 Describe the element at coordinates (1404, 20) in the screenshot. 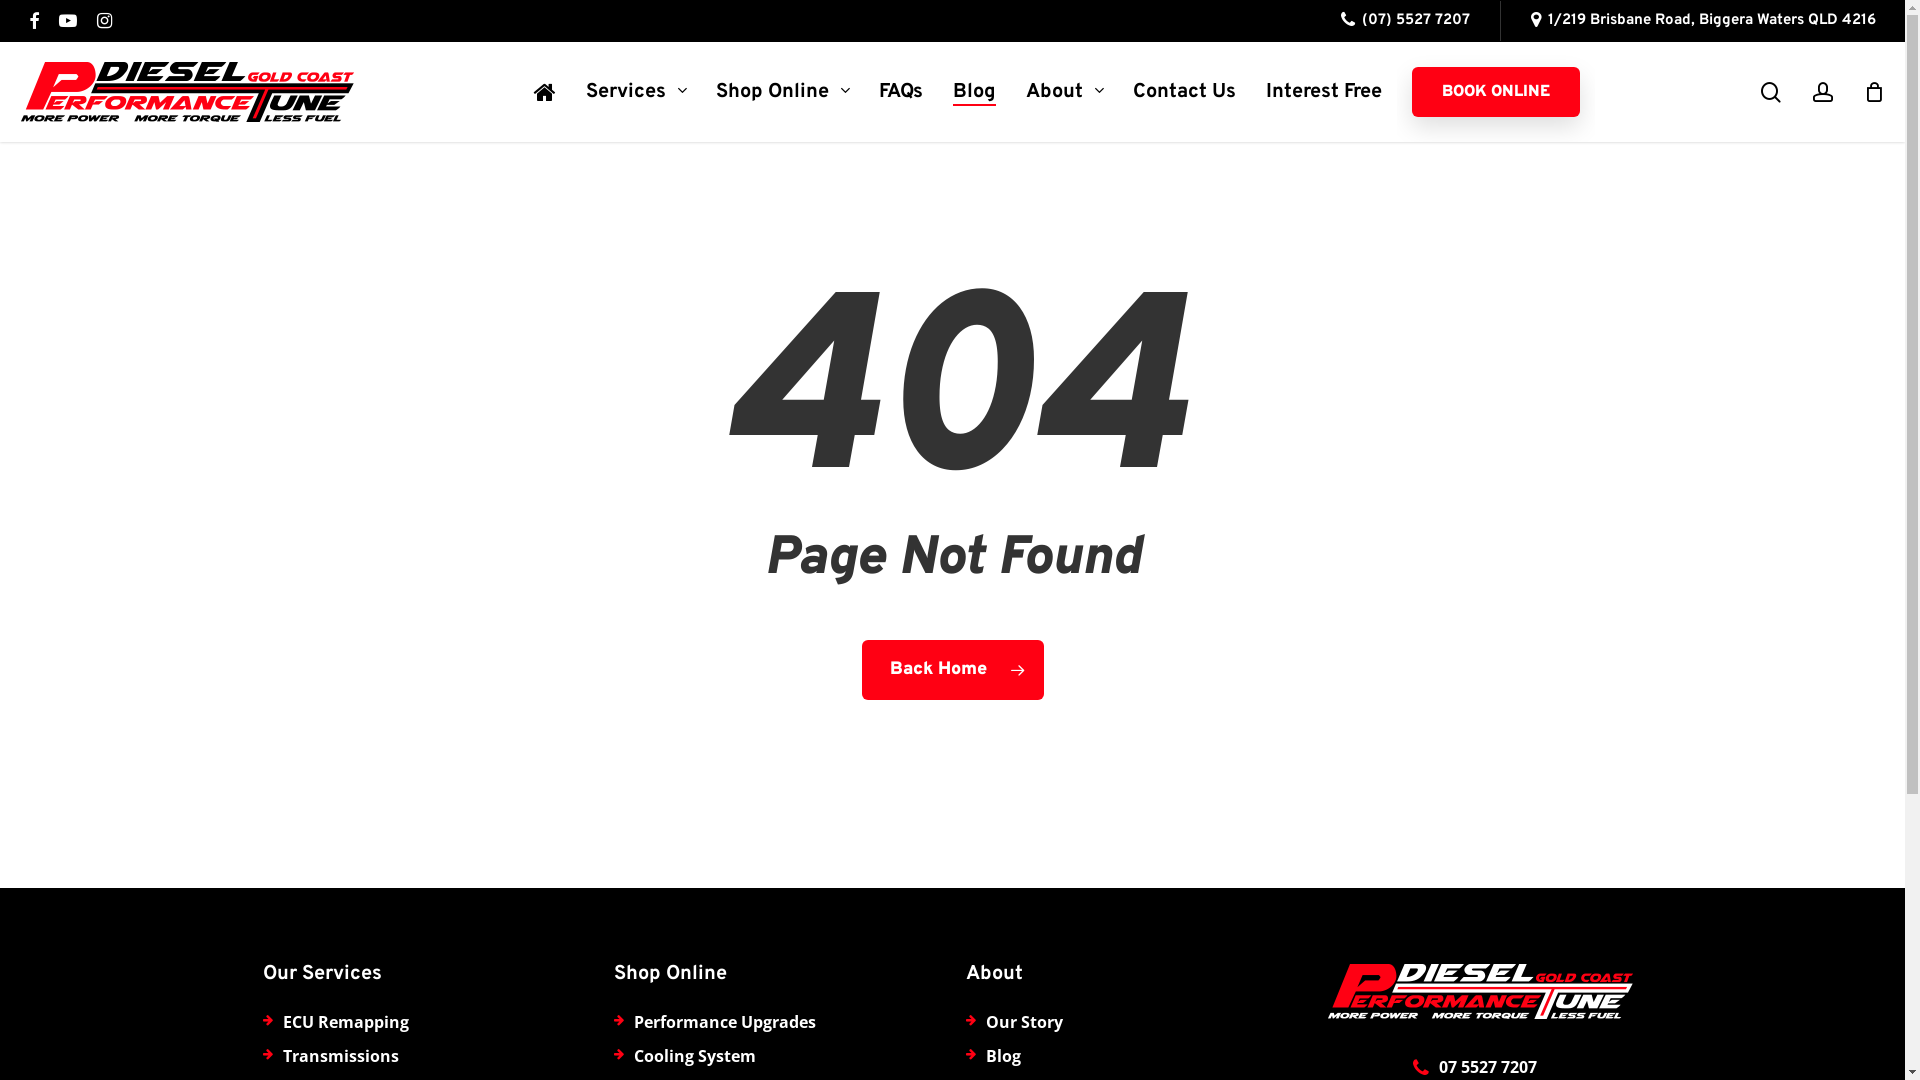

I see `'(07) 5527 7207'` at that location.